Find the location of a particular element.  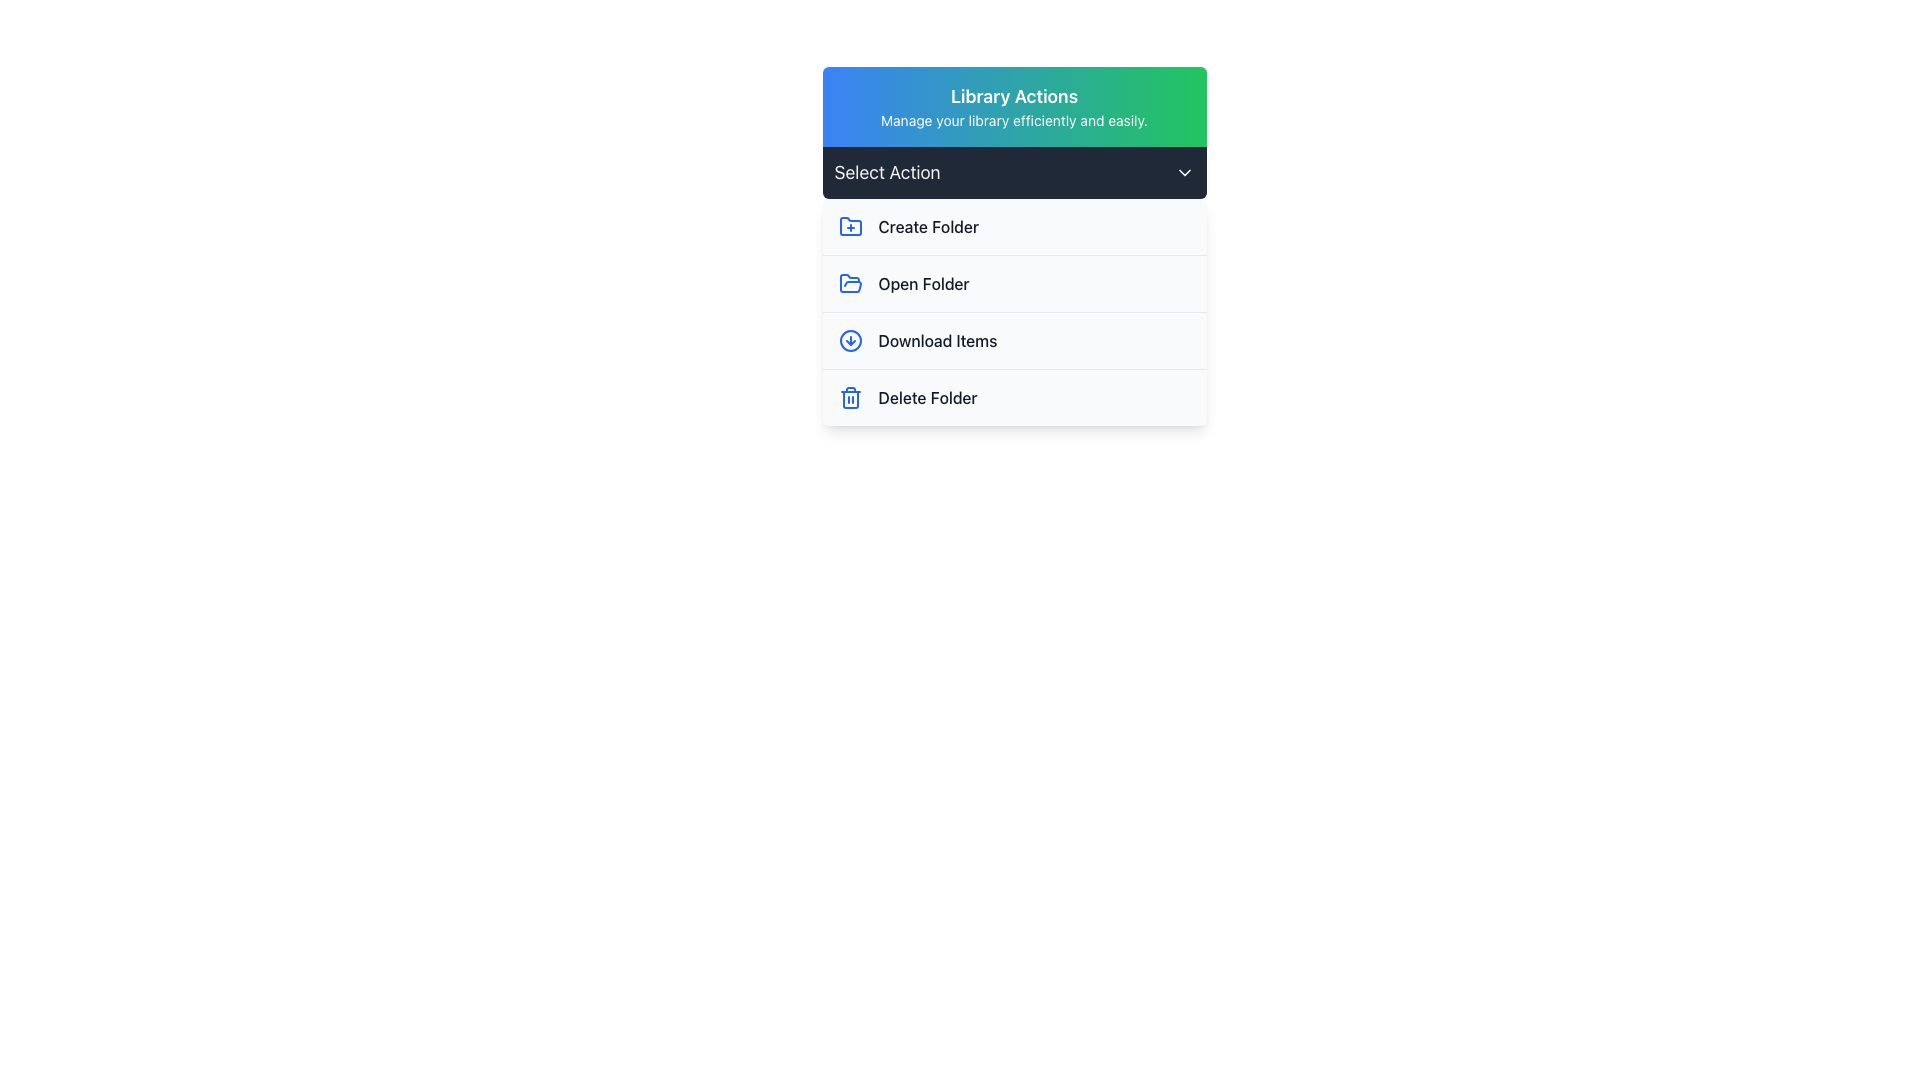

the blue circular outline with a downward-pointing arrow icon, which is part of the navigation dropdown under 'Download Items' is located at coordinates (850, 339).